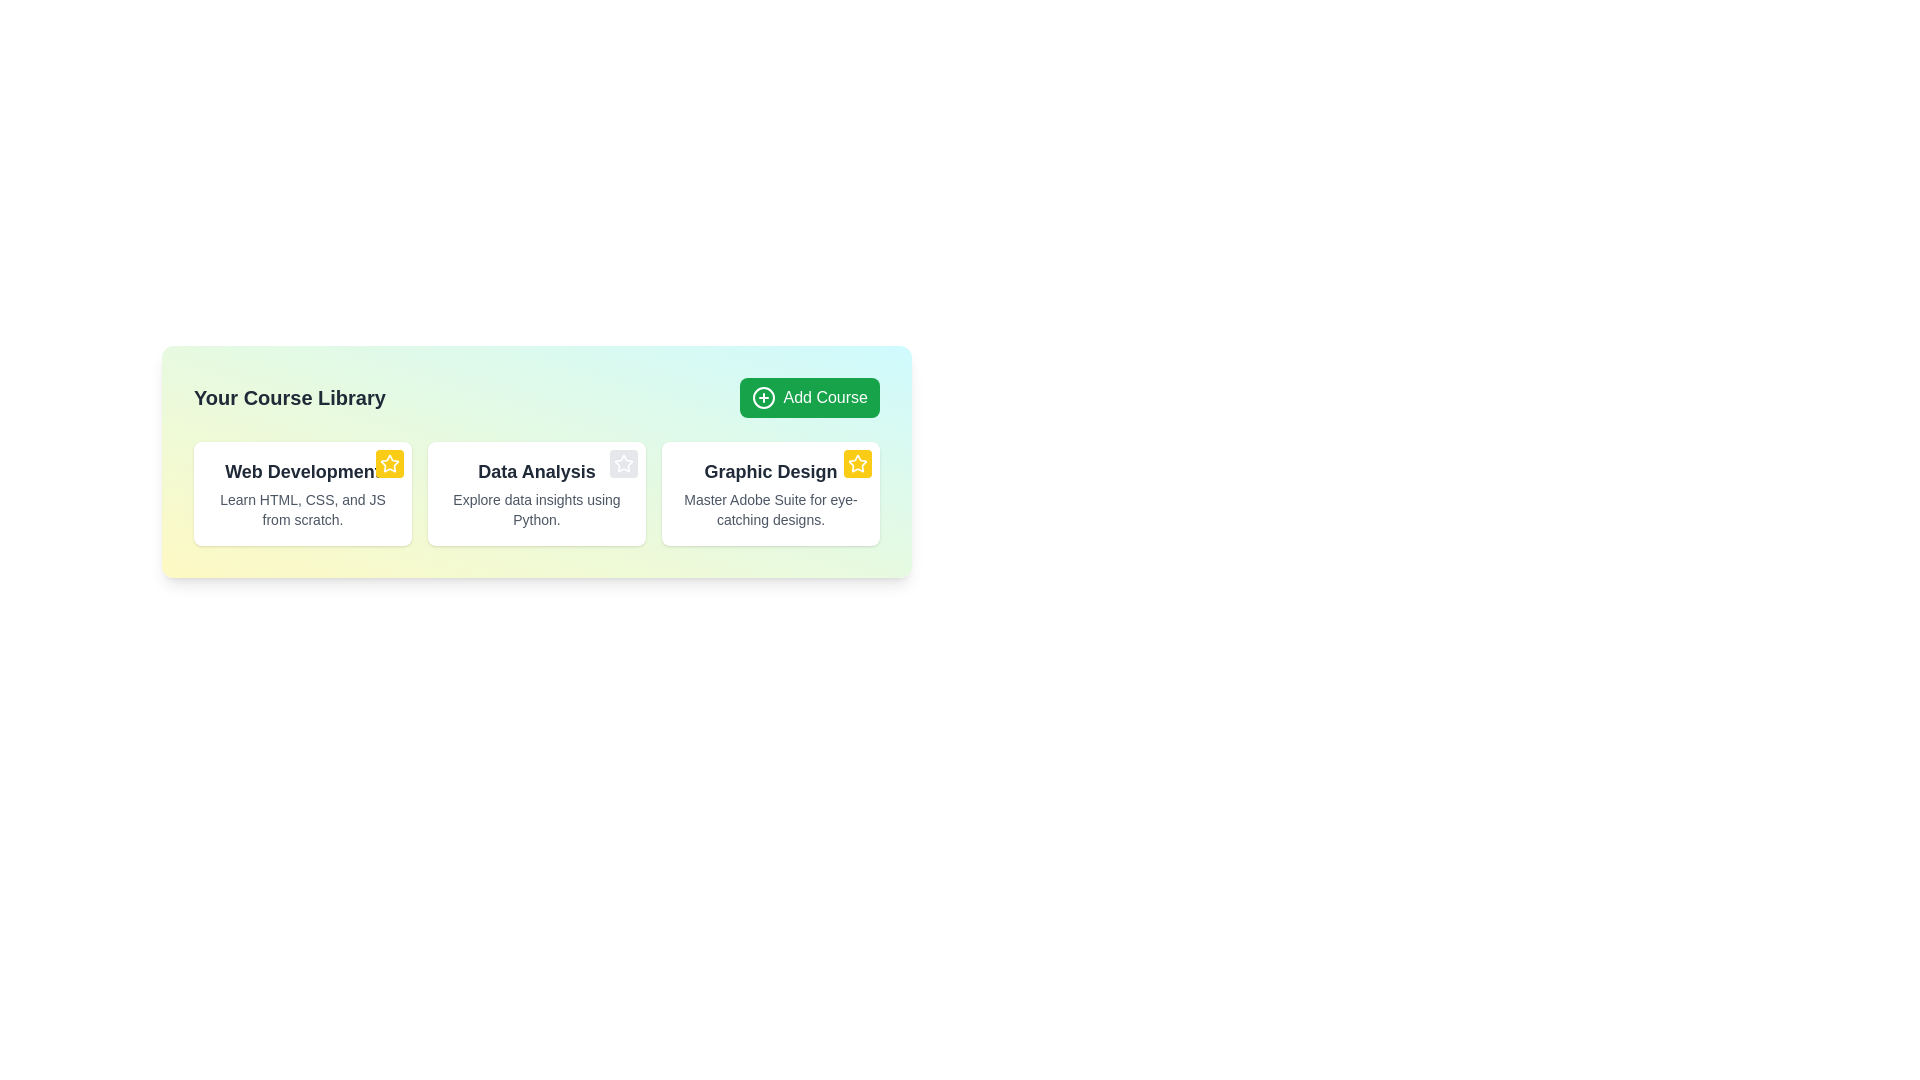  What do you see at coordinates (301, 508) in the screenshot?
I see `the text element displaying 'Learn HTML, CSS, and JS from scratch.' located under the title 'Web Development' within the first card` at bounding box center [301, 508].